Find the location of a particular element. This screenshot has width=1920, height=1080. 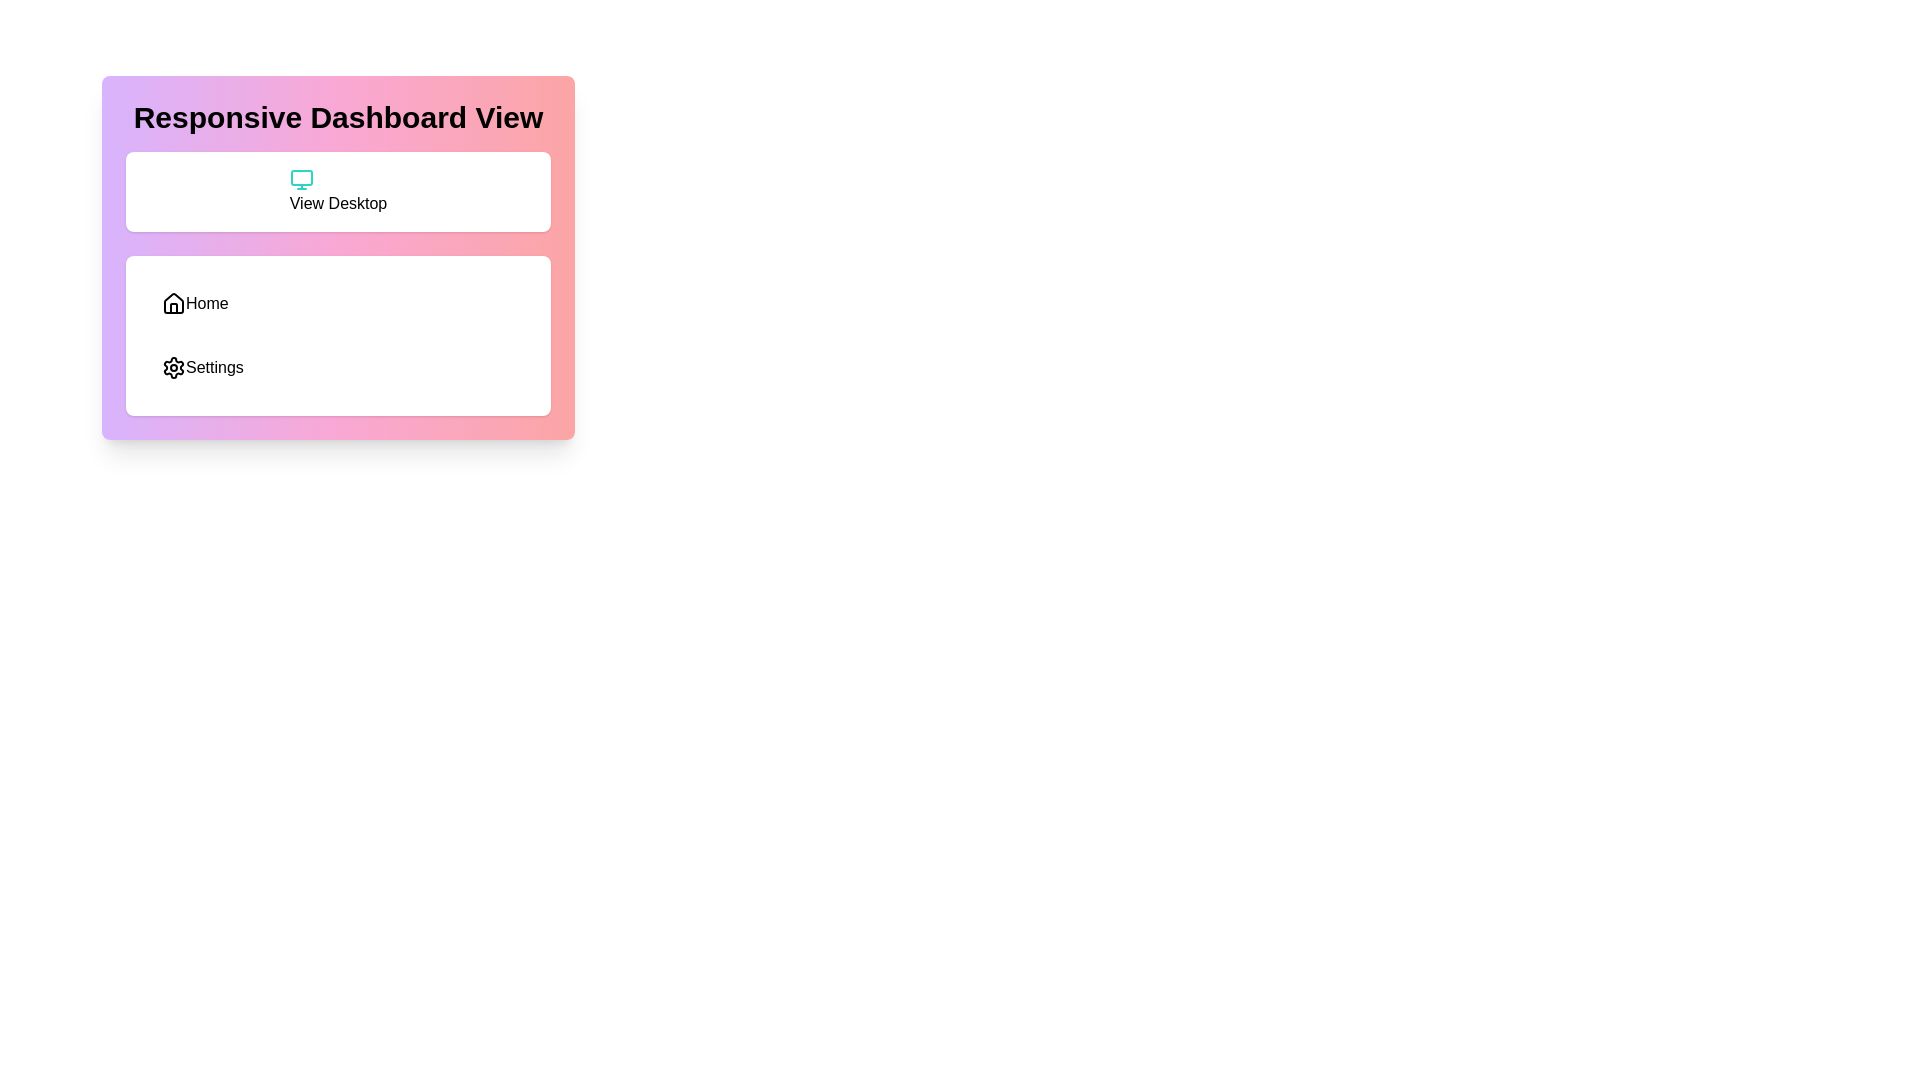

the settings icon located below the 'Home' option is located at coordinates (173, 367).